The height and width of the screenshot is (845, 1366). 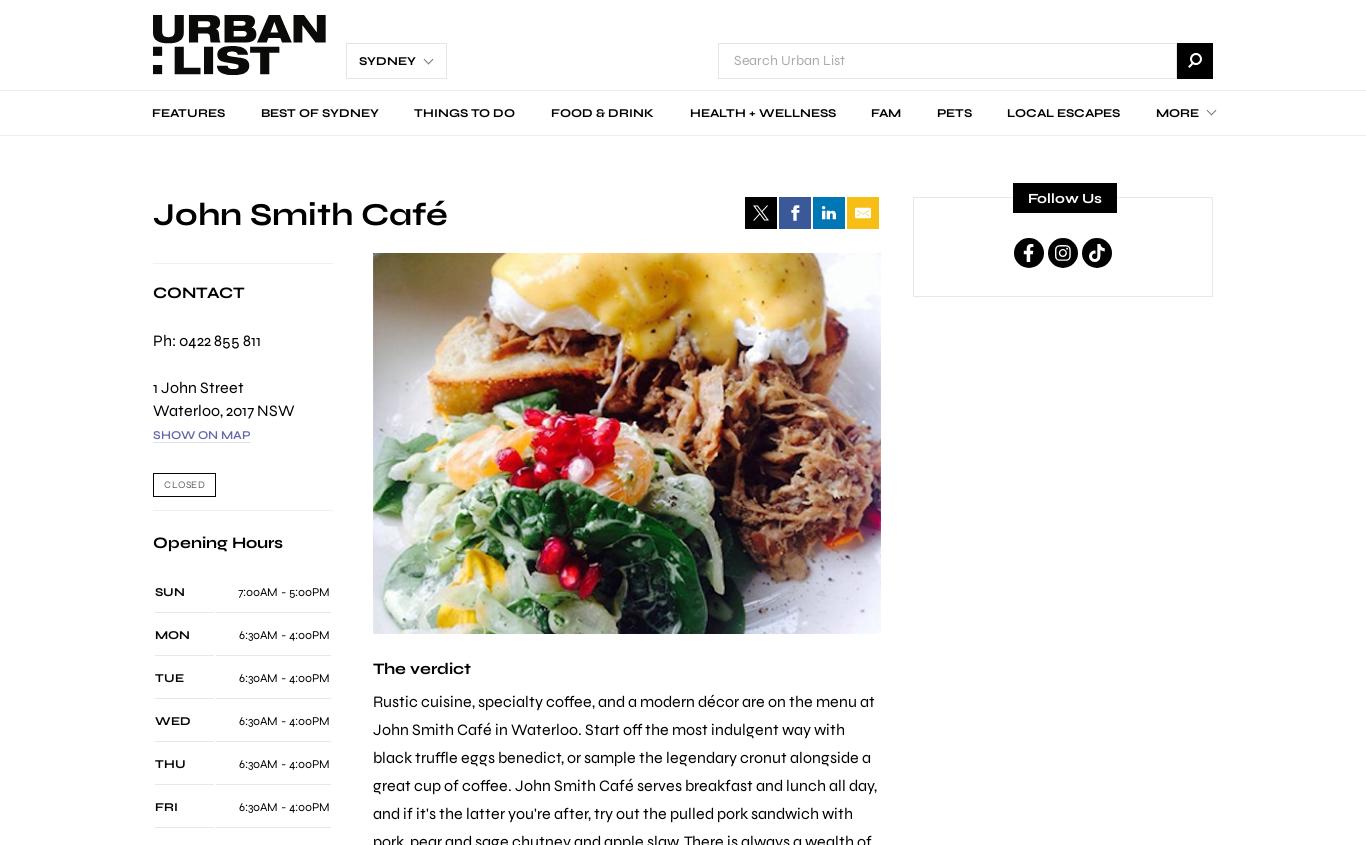 What do you see at coordinates (1156, 112) in the screenshot?
I see `'More'` at bounding box center [1156, 112].